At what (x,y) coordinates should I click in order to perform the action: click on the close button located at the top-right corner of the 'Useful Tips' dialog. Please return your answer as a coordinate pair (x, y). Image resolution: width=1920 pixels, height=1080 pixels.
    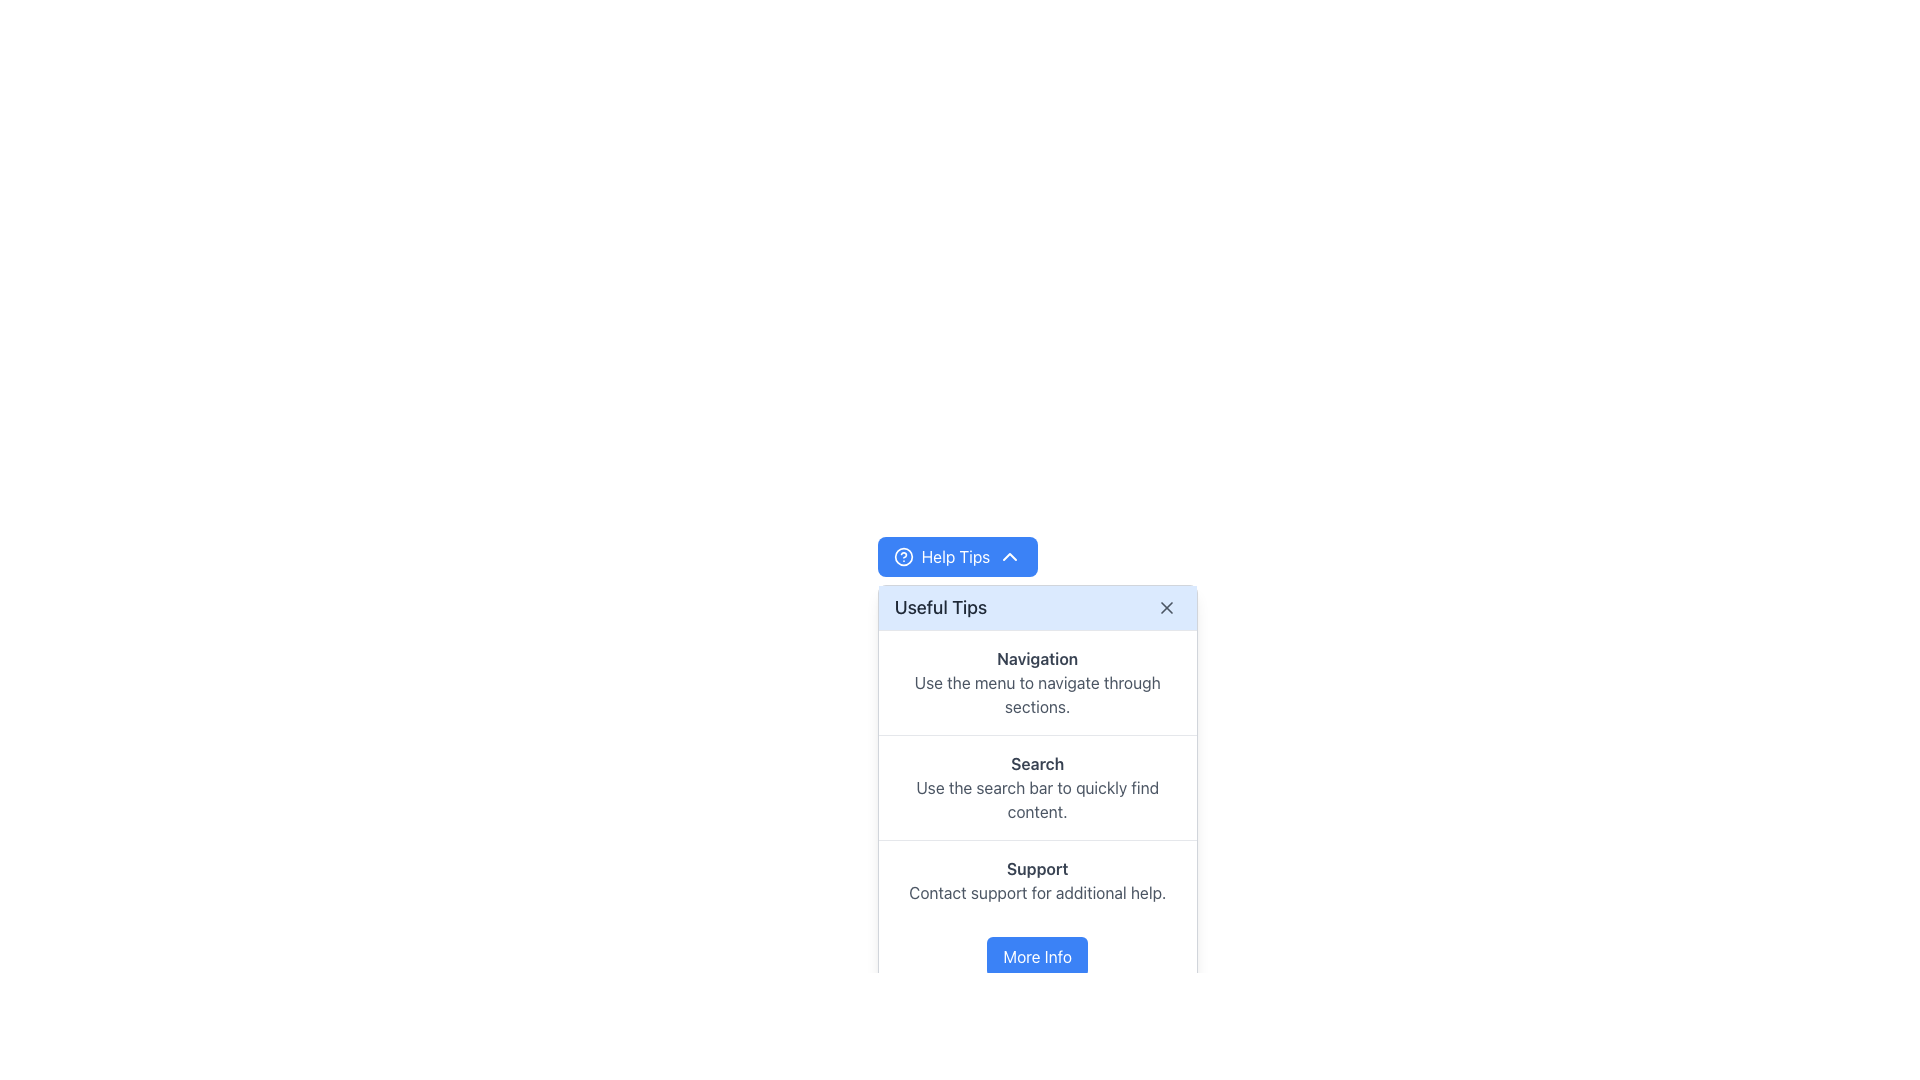
    Looking at the image, I should click on (1166, 607).